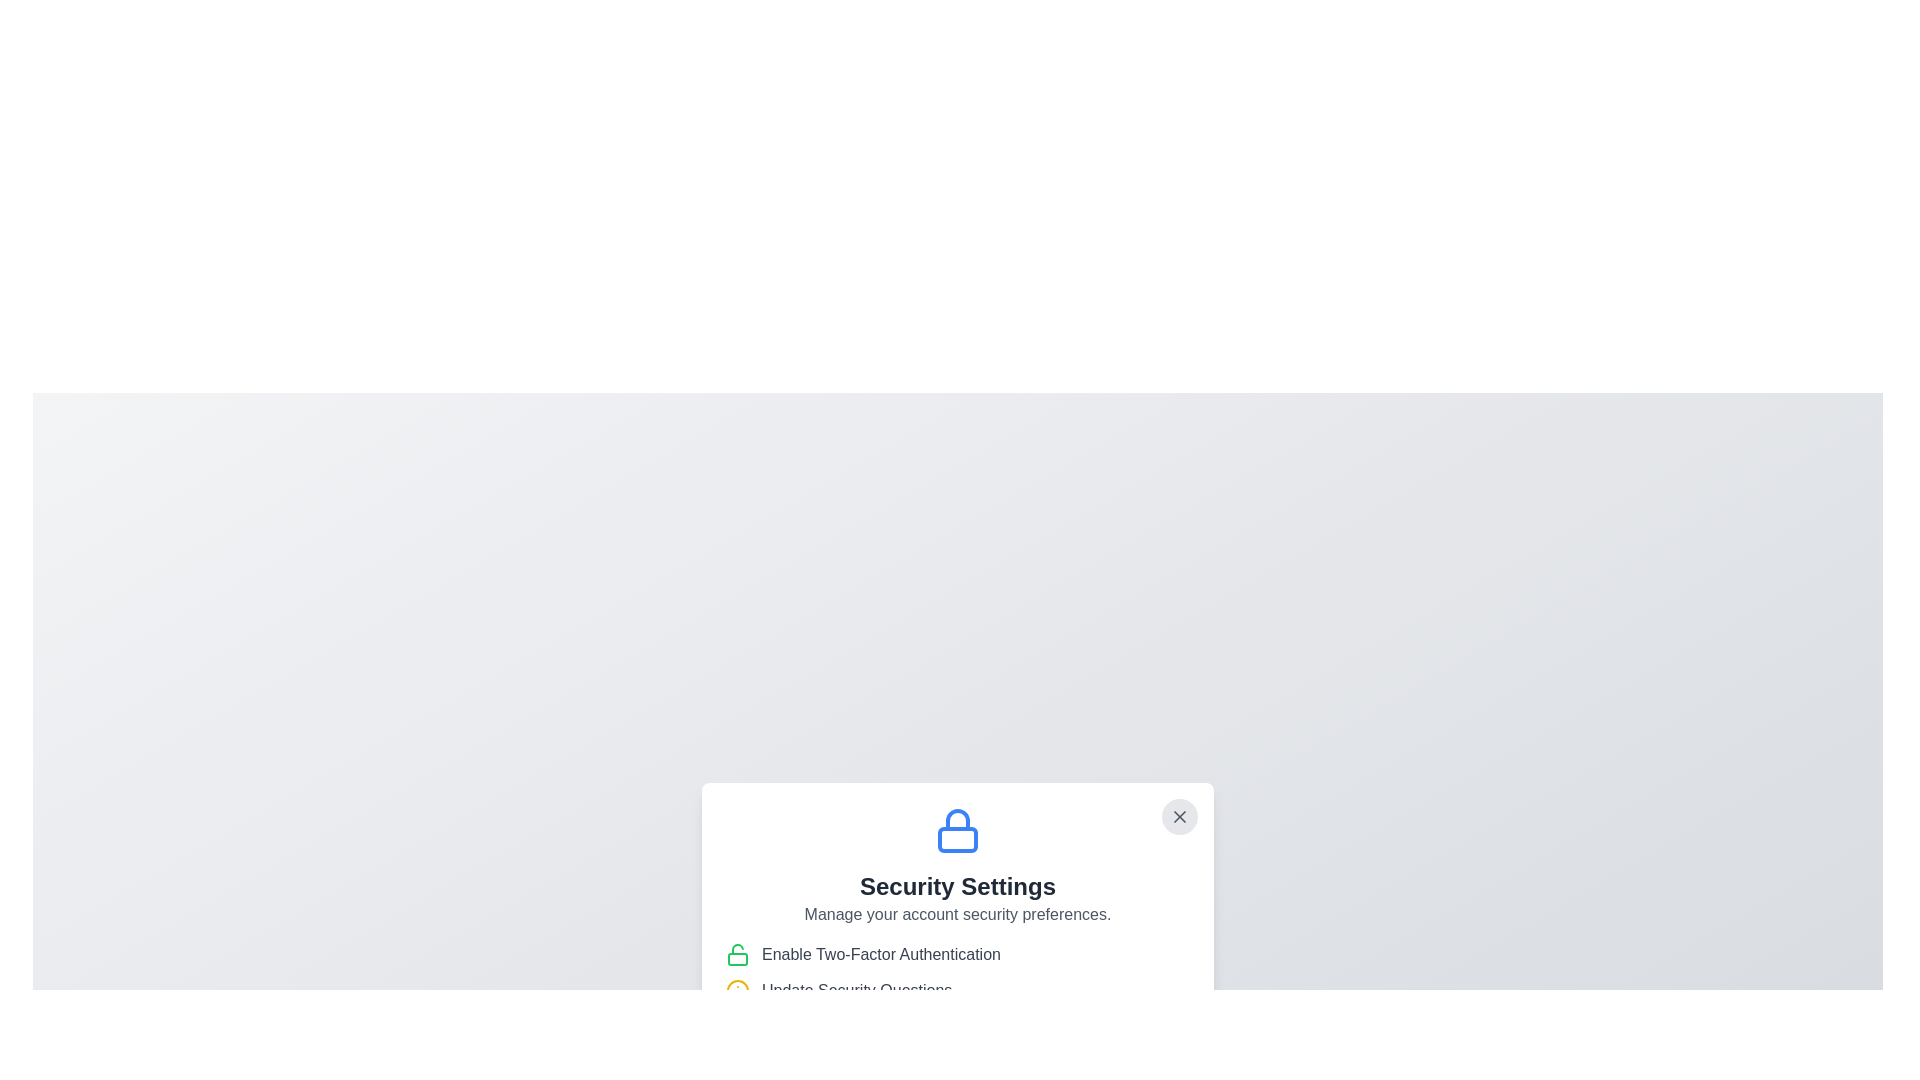 This screenshot has width=1920, height=1080. What do you see at coordinates (957, 914) in the screenshot?
I see `the descriptive subtitle element located below the 'Security Settings' heading, which provides guidance for the security settings page` at bounding box center [957, 914].